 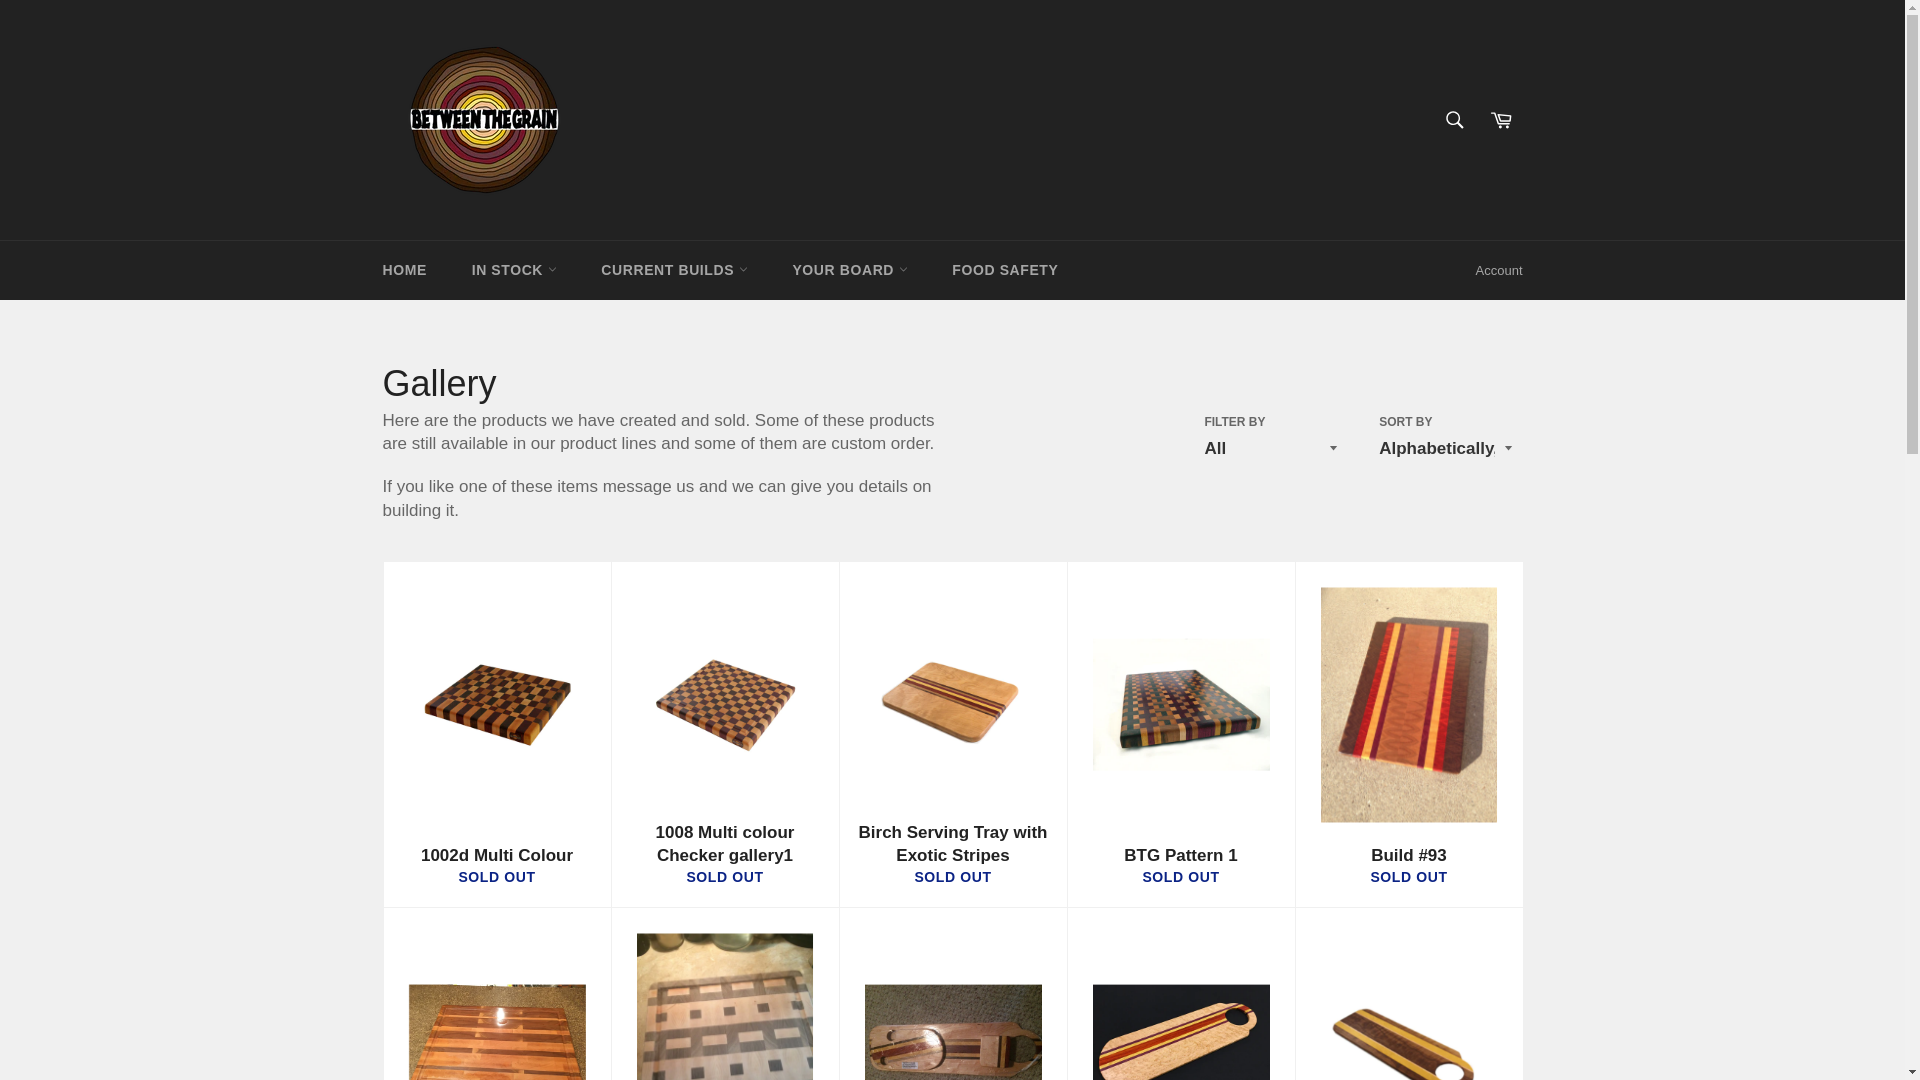 I want to click on 'IN STOCK', so click(x=450, y=270).